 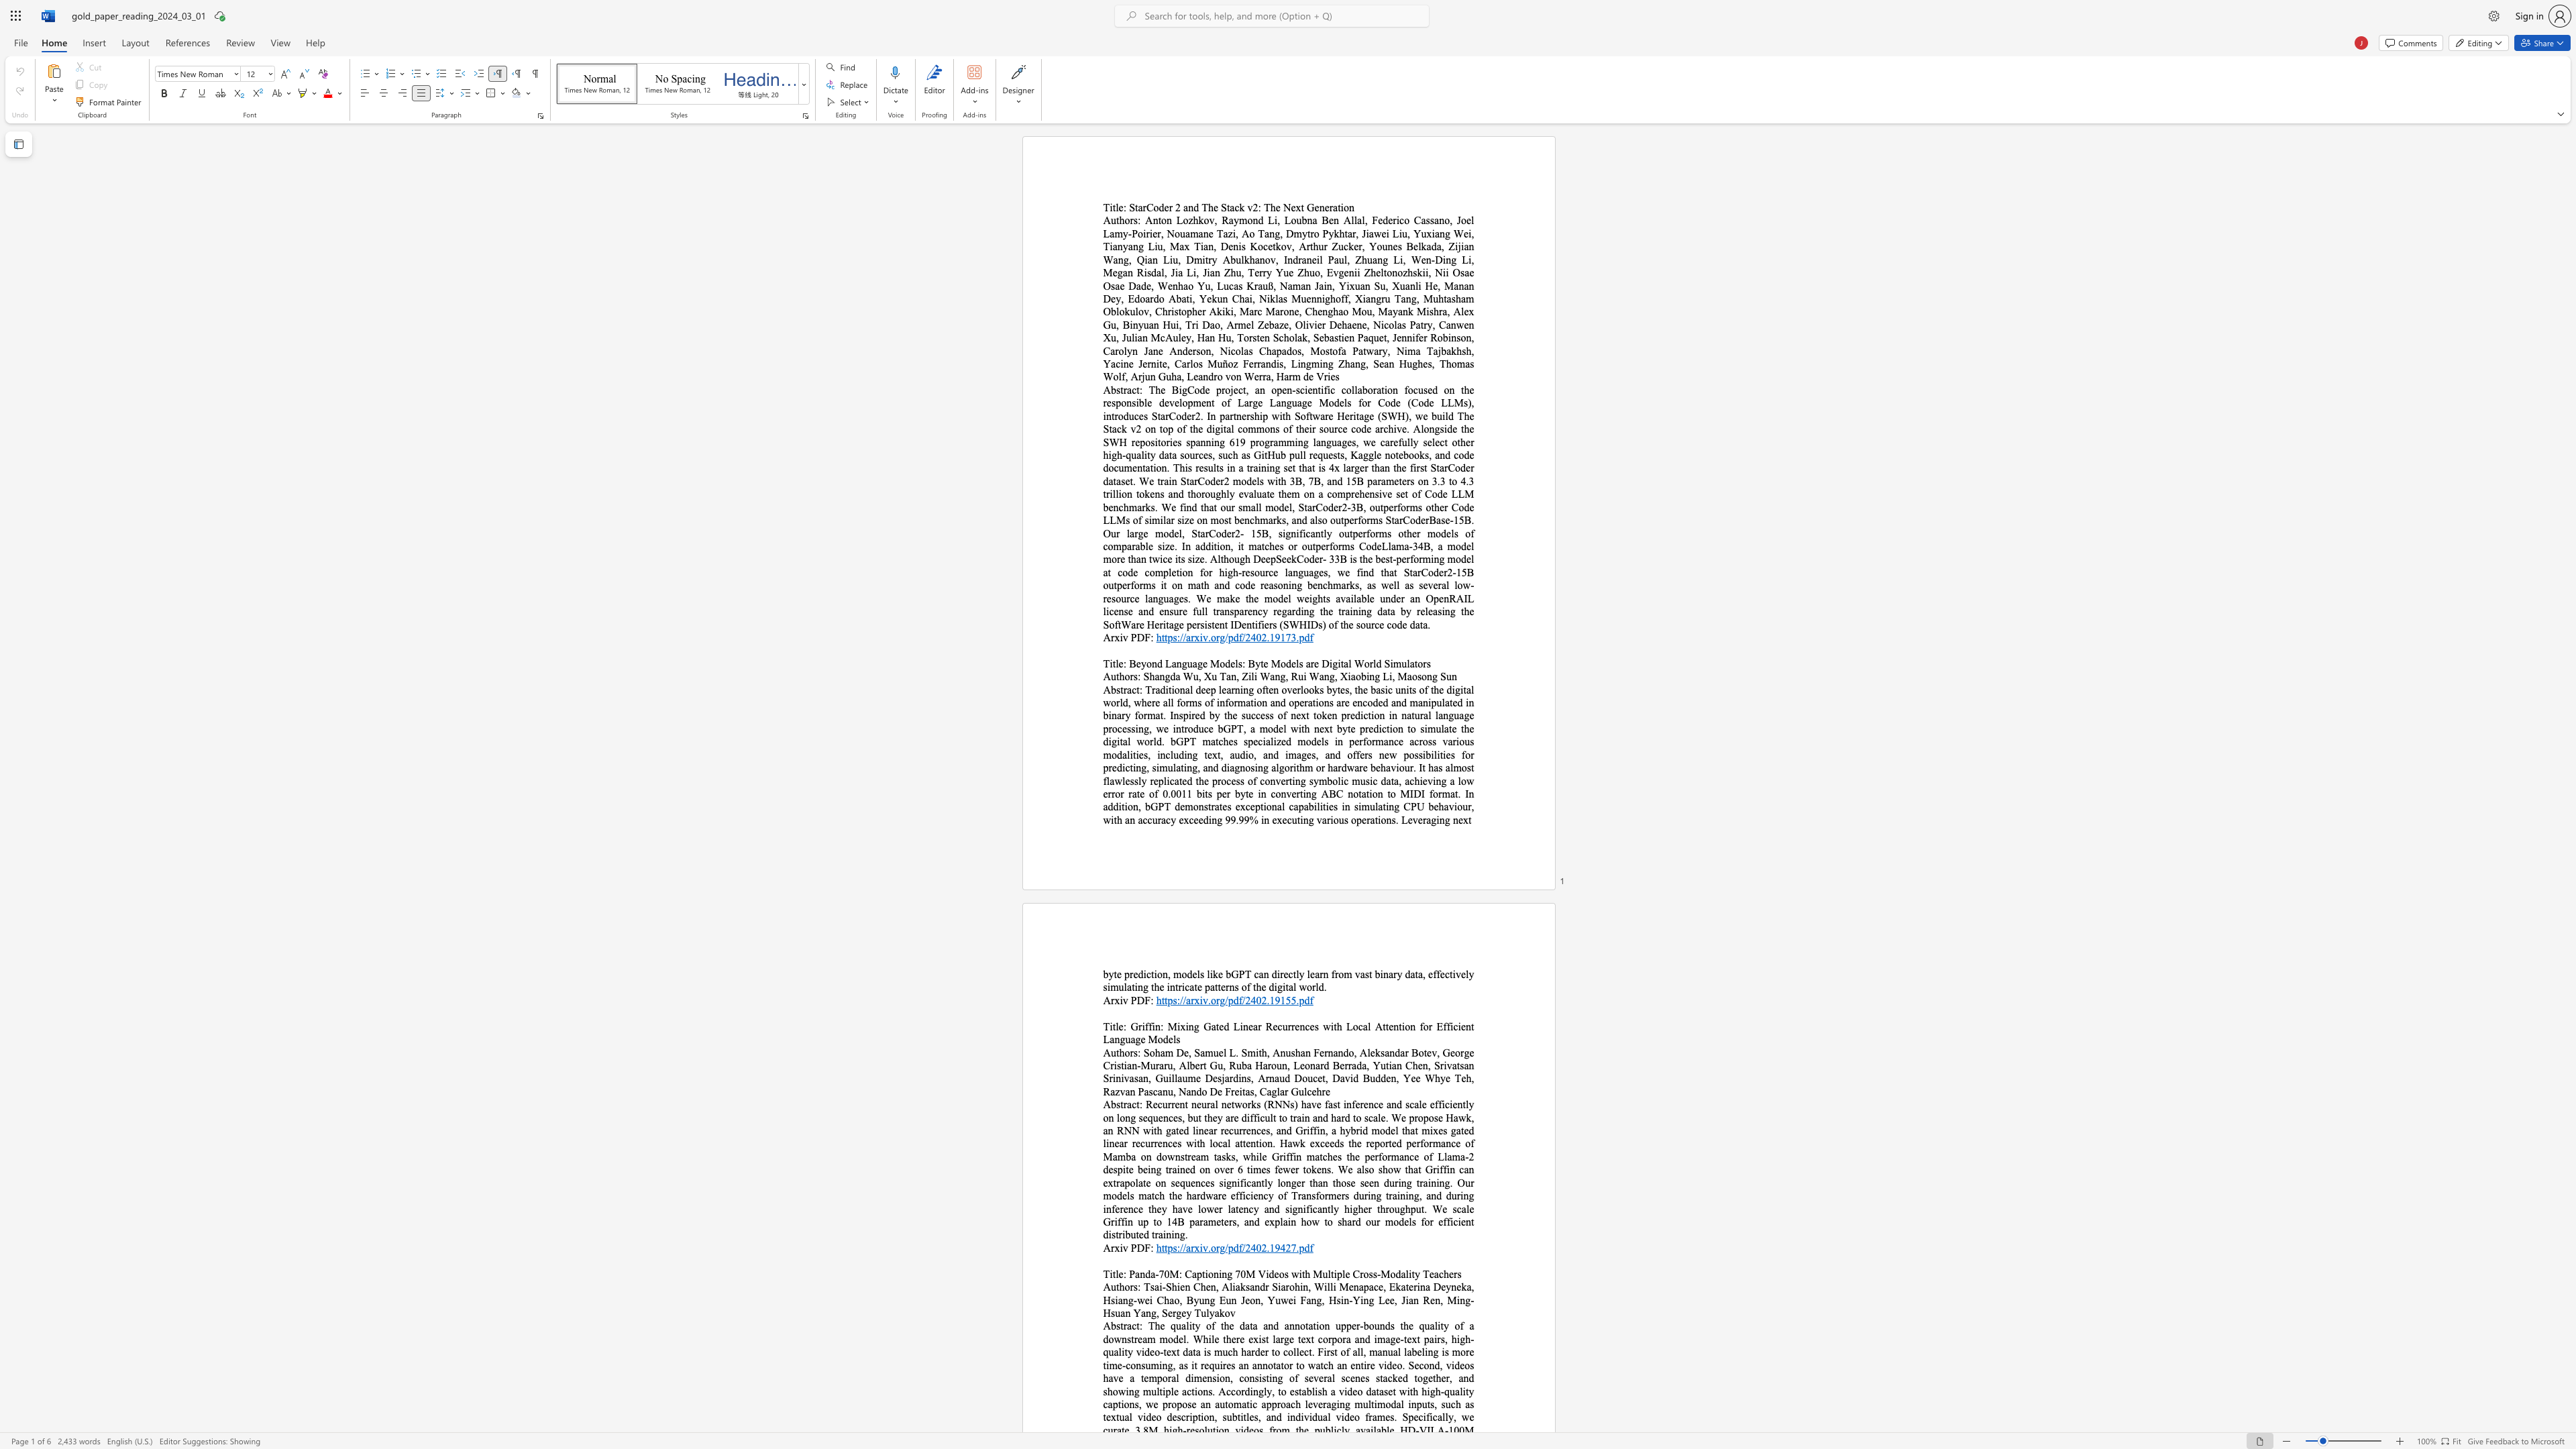 What do you see at coordinates (1103, 1000) in the screenshot?
I see `the subset text "Arxiv PDF" within the text "Arxiv PDF:"` at bounding box center [1103, 1000].